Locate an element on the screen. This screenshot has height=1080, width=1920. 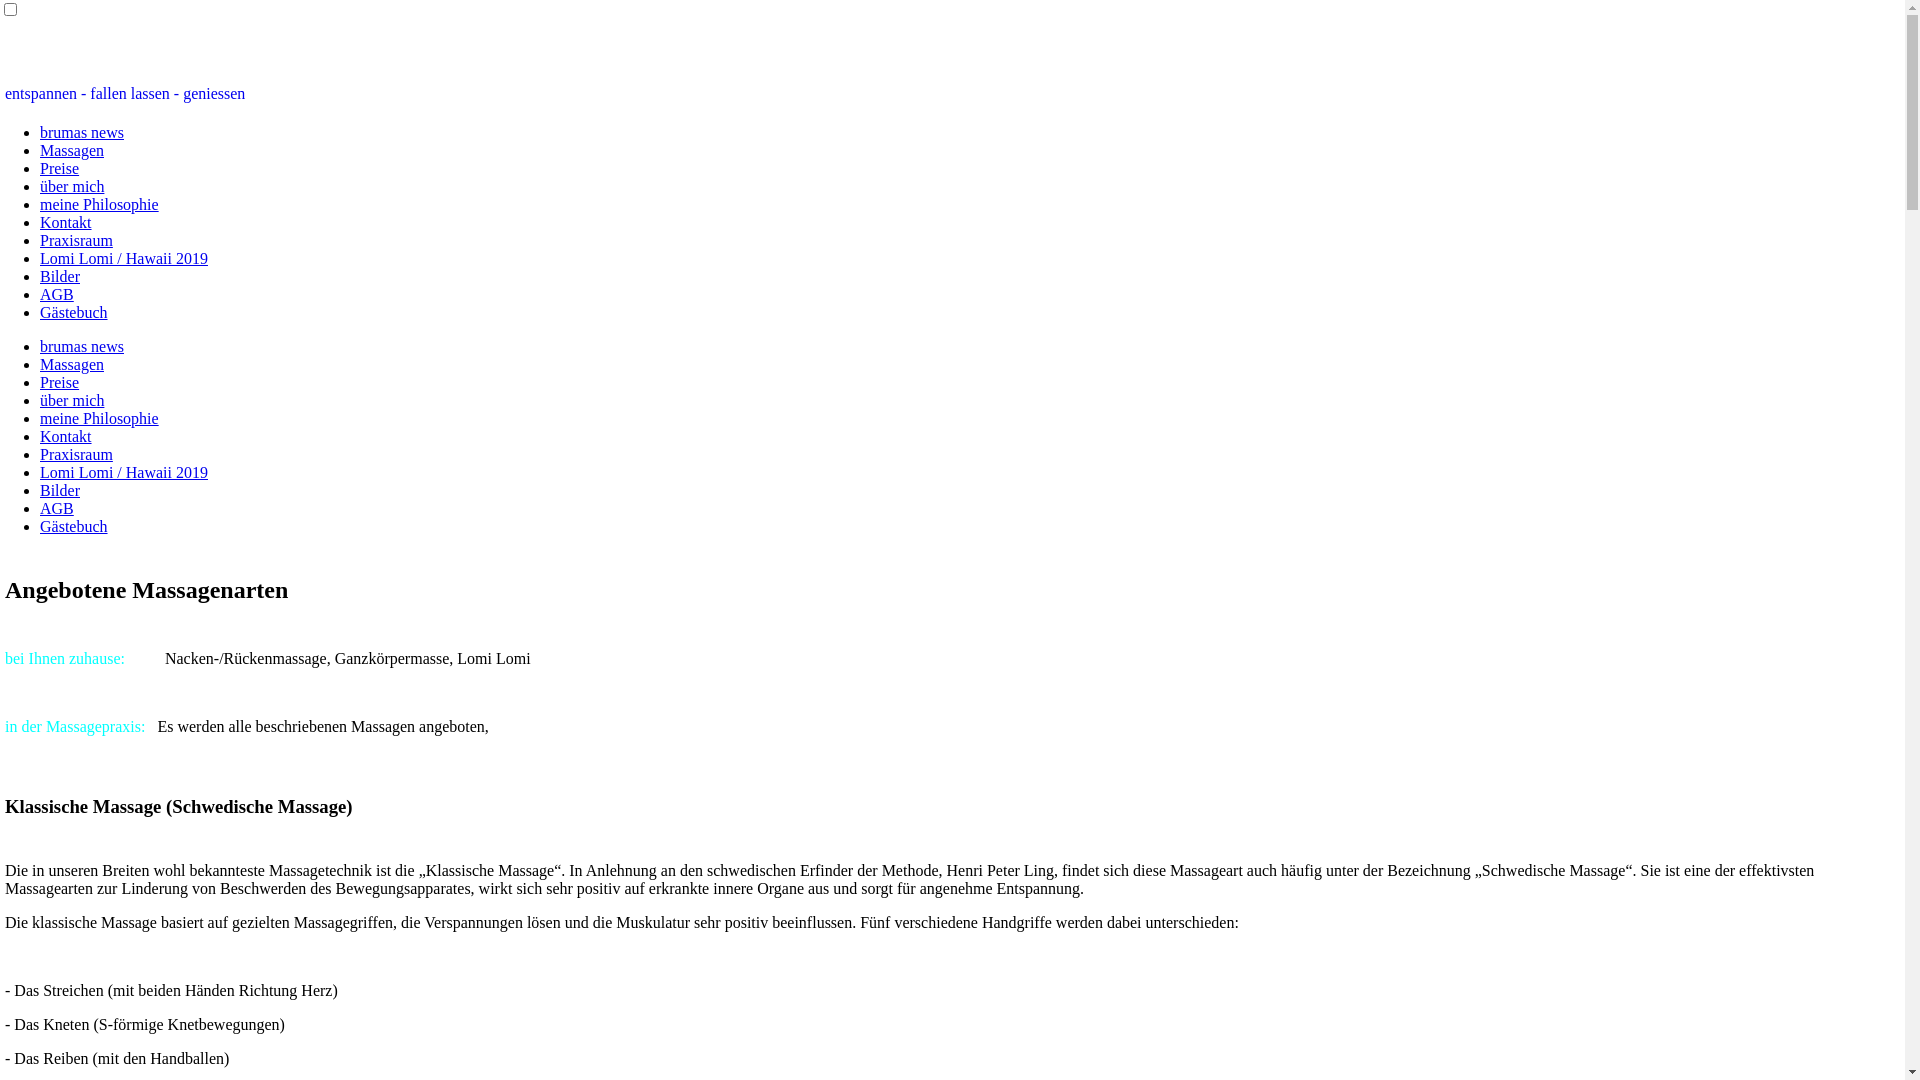
'Kontakt' is located at coordinates (39, 222).